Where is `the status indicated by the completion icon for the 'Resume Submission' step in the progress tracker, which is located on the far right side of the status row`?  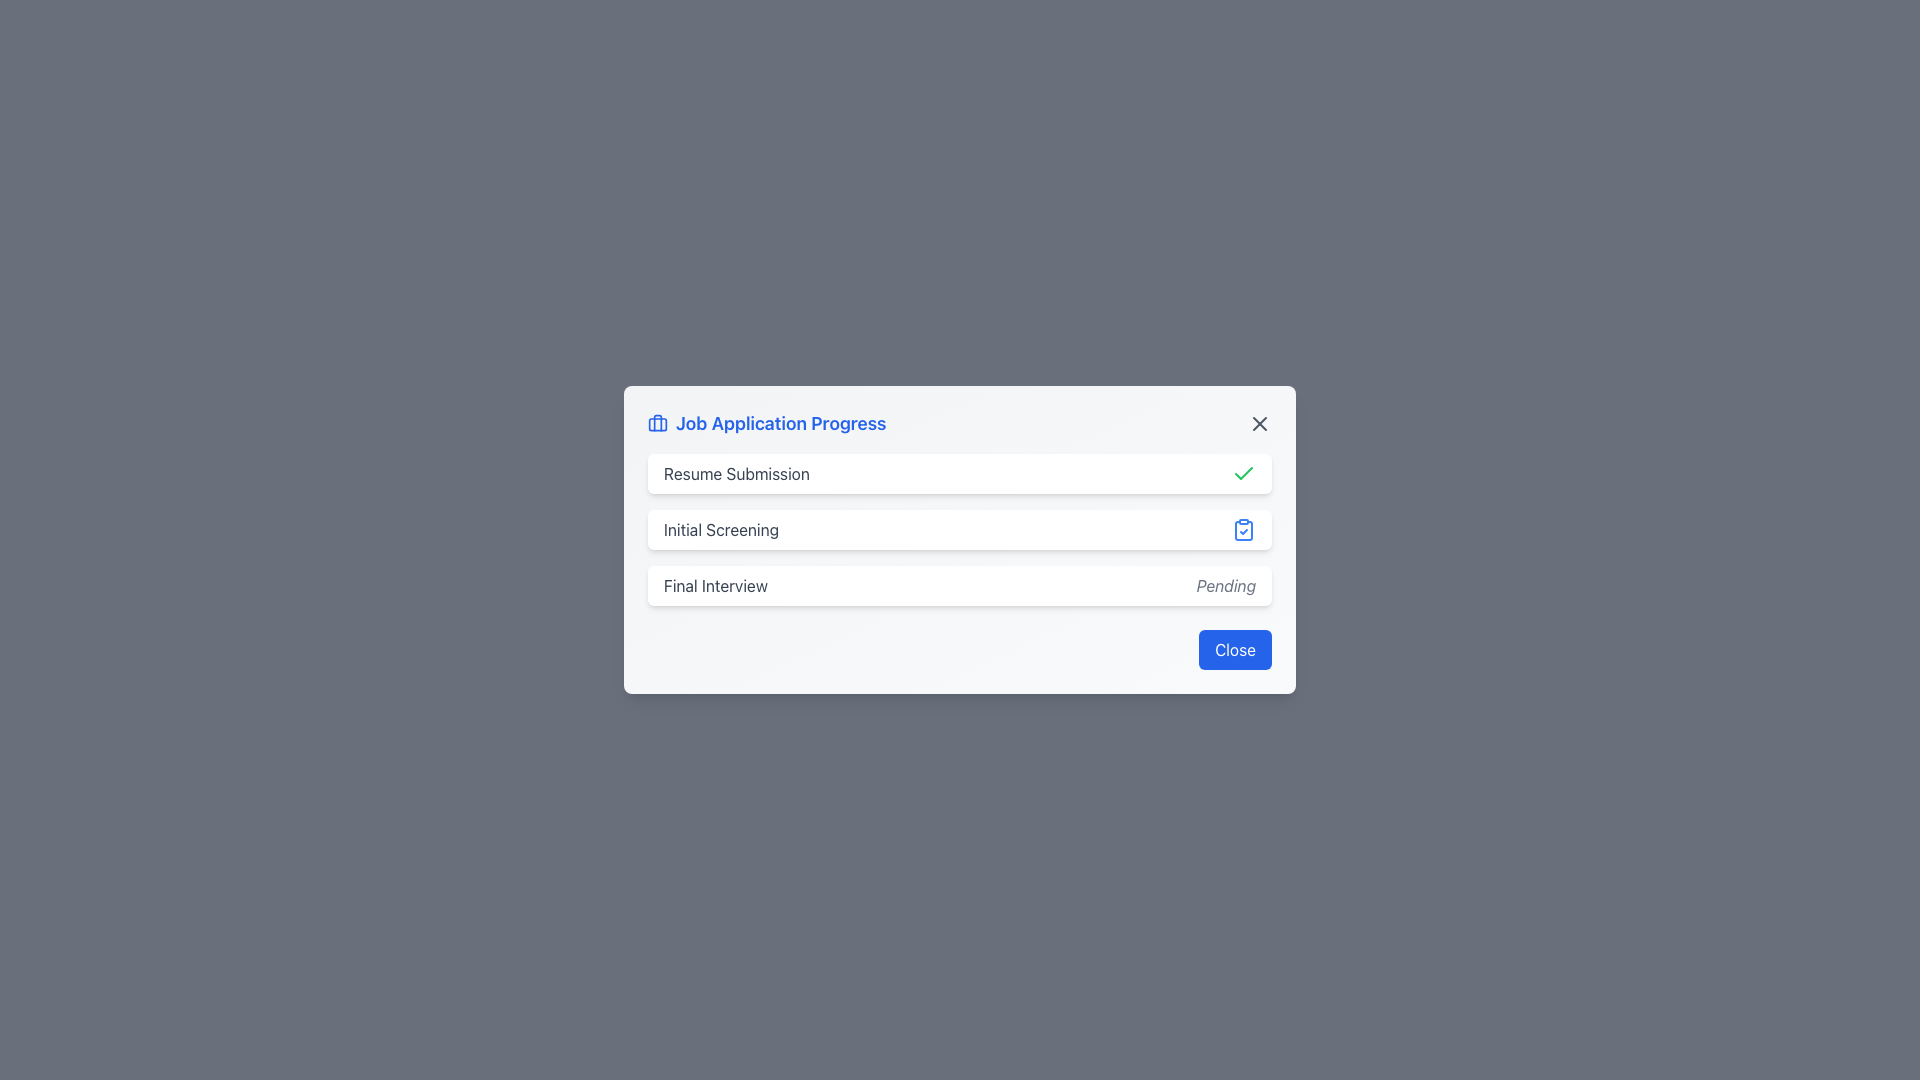
the status indicated by the completion icon for the 'Resume Submission' step in the progress tracker, which is located on the far right side of the status row is located at coordinates (1242, 474).